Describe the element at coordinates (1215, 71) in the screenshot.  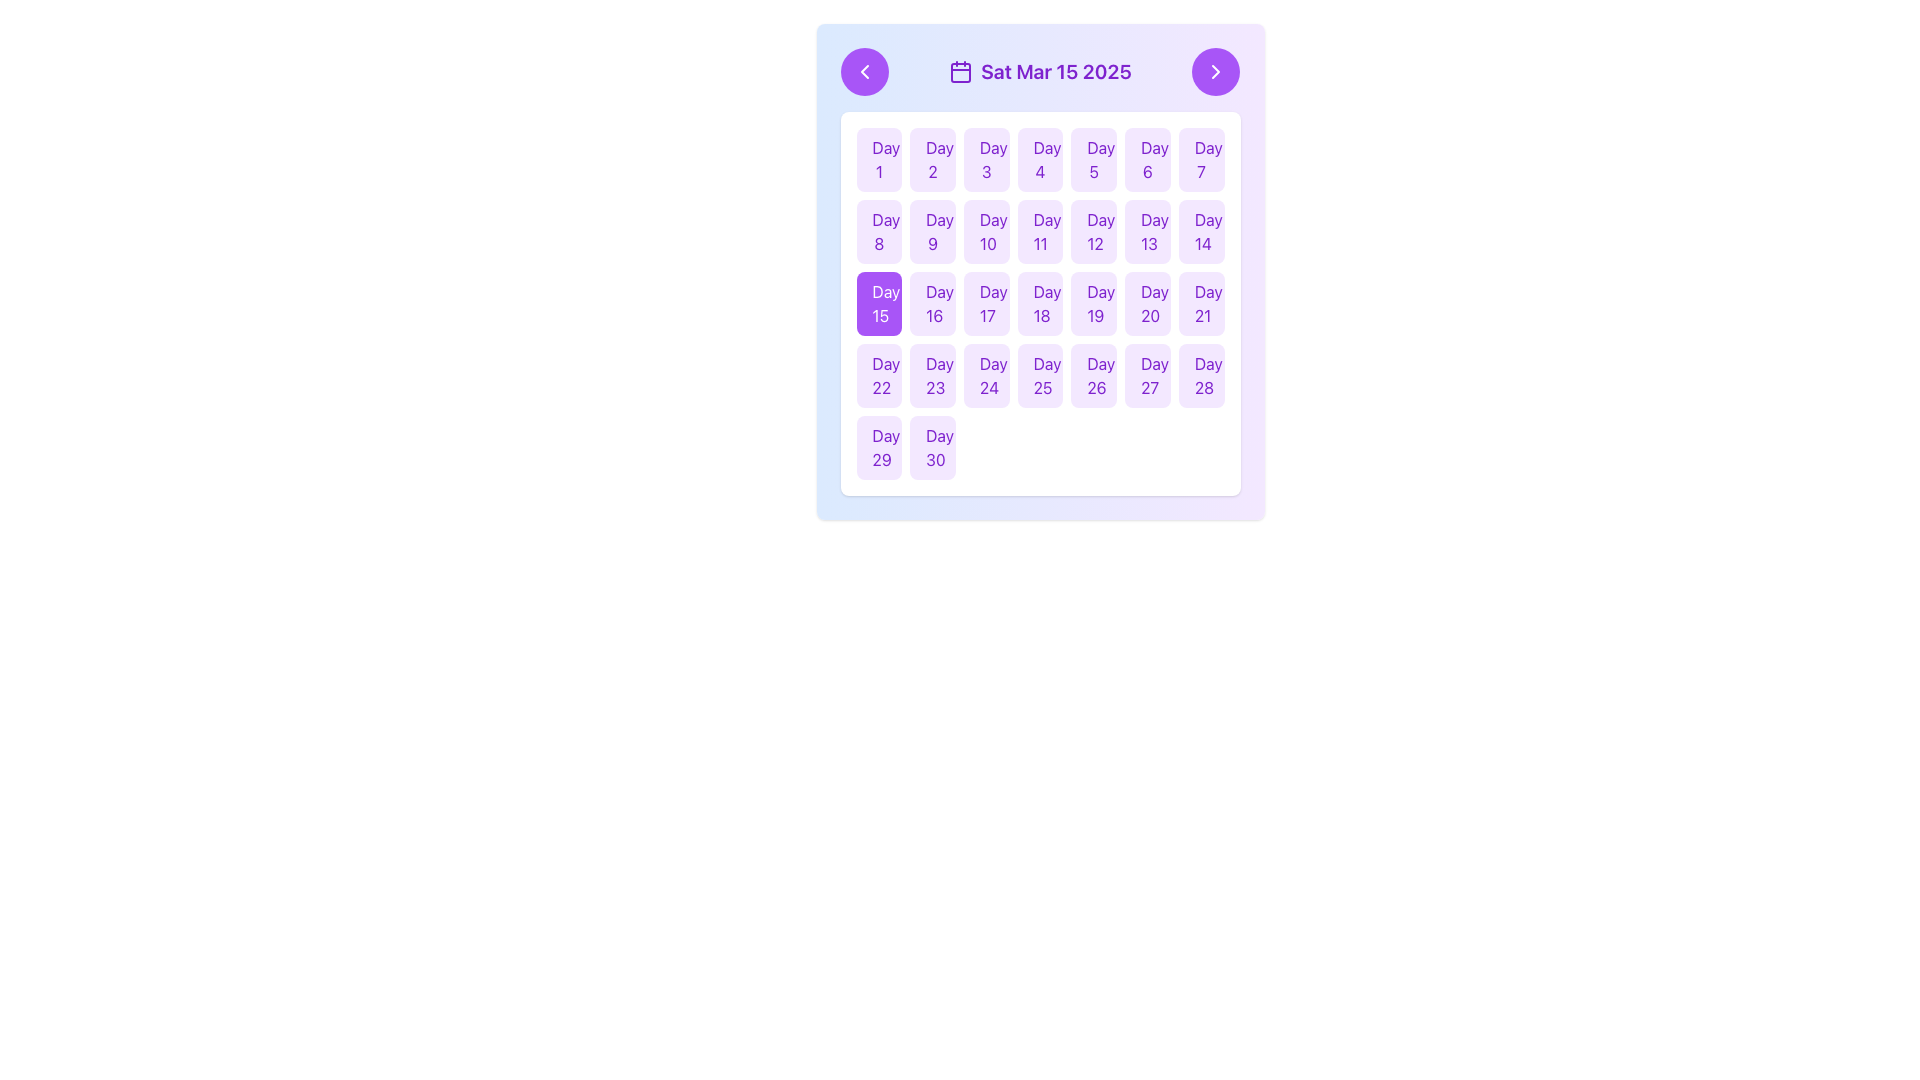
I see `the right-facing chevron icon, which is part of a purple circular button located in the top-right corner of the calendar interface` at that location.